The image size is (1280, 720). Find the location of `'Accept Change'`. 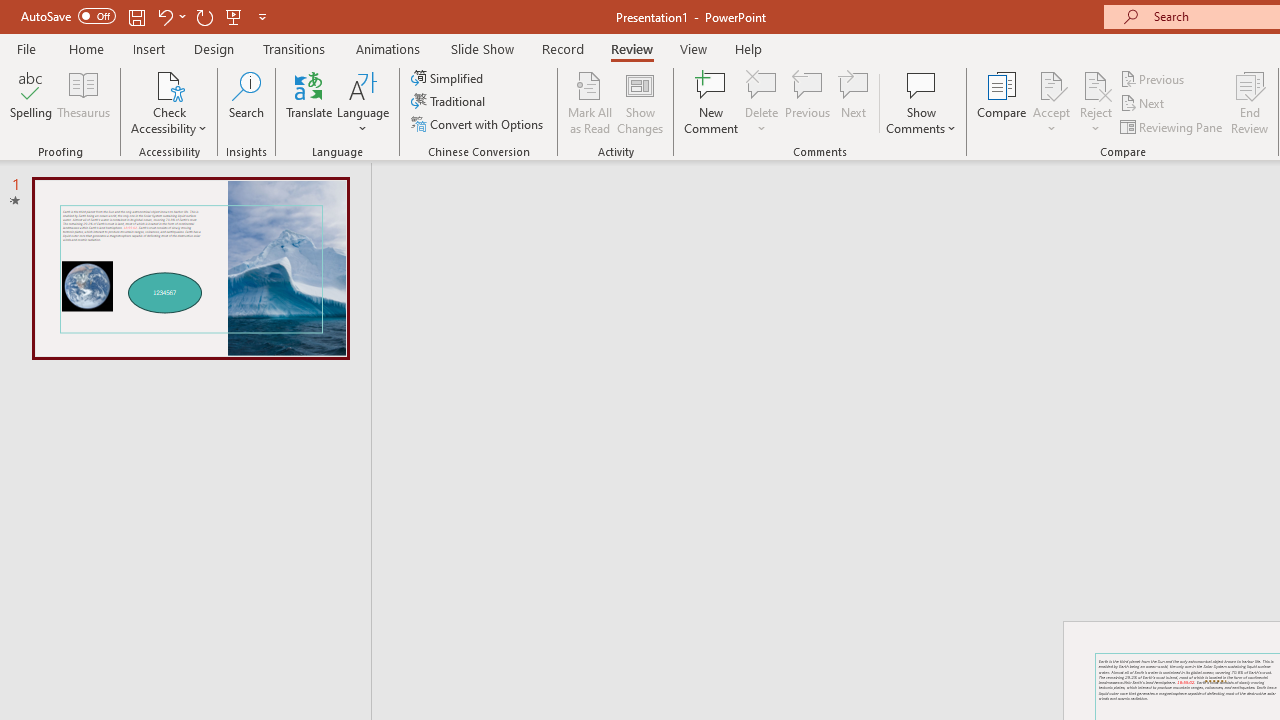

'Accept Change' is located at coordinates (1050, 84).